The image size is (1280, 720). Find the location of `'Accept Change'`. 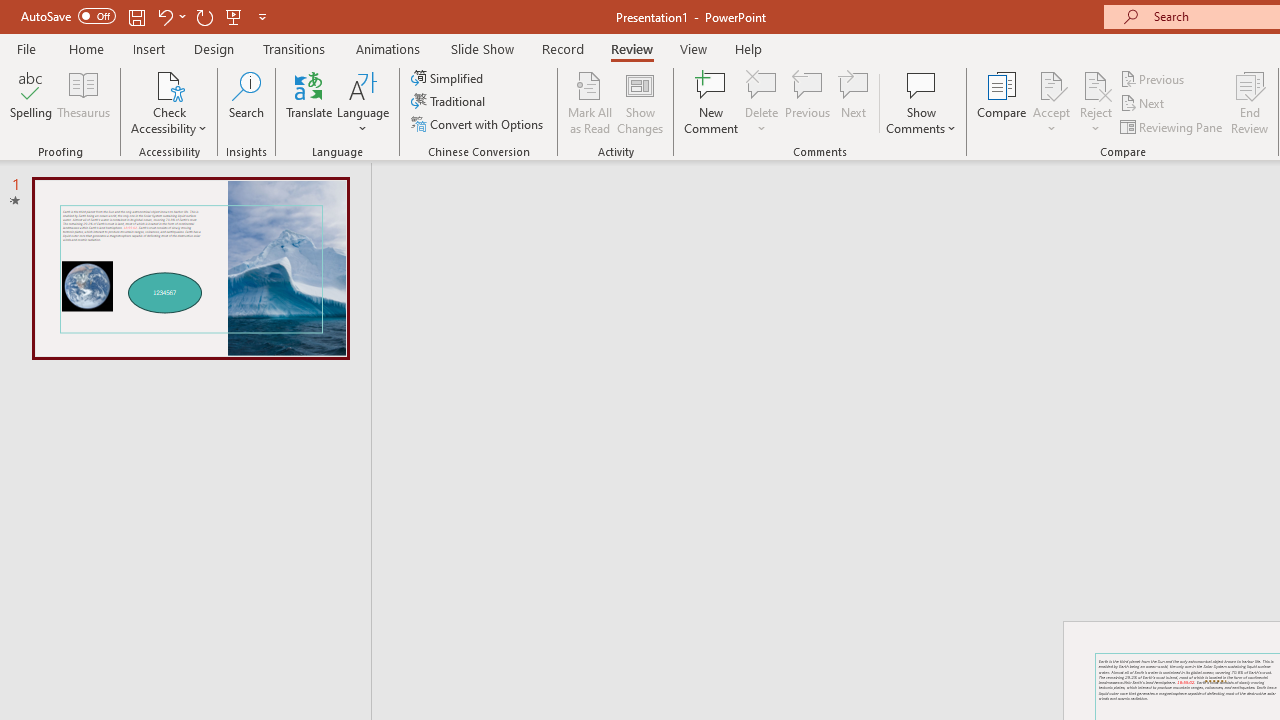

'Accept Change' is located at coordinates (1050, 84).